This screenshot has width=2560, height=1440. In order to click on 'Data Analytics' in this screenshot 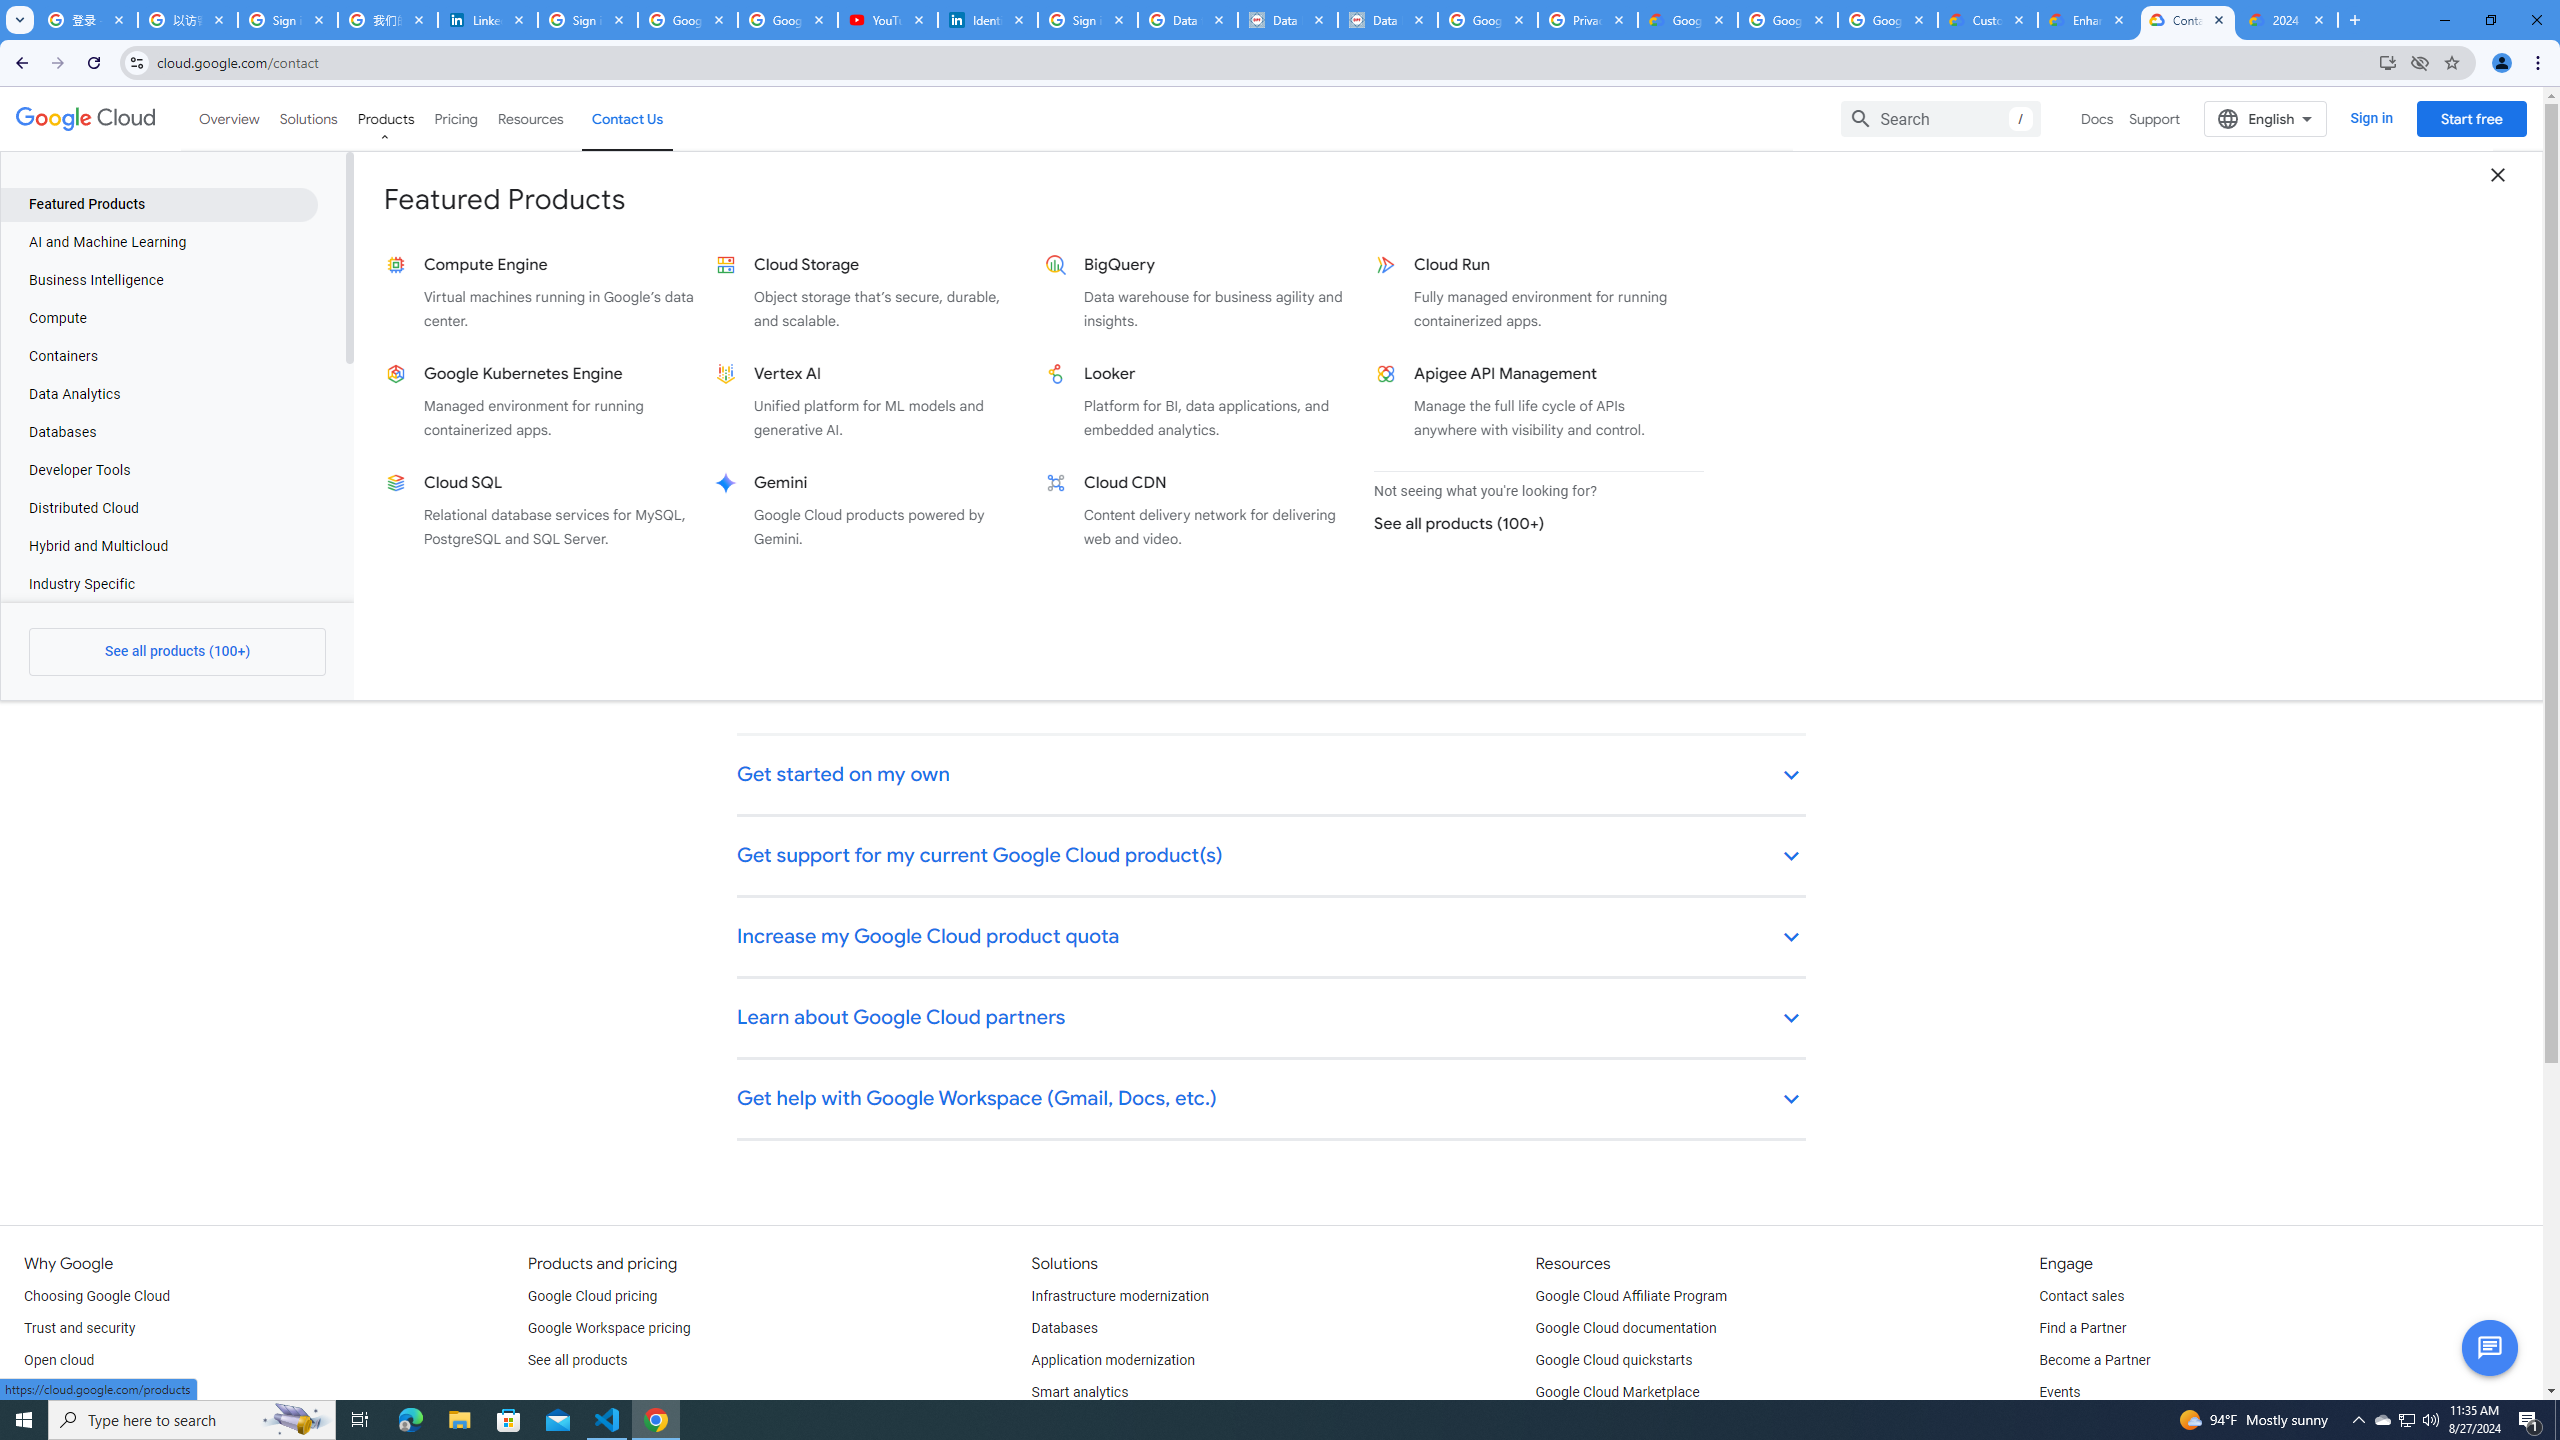, I will do `click(158, 394)`.